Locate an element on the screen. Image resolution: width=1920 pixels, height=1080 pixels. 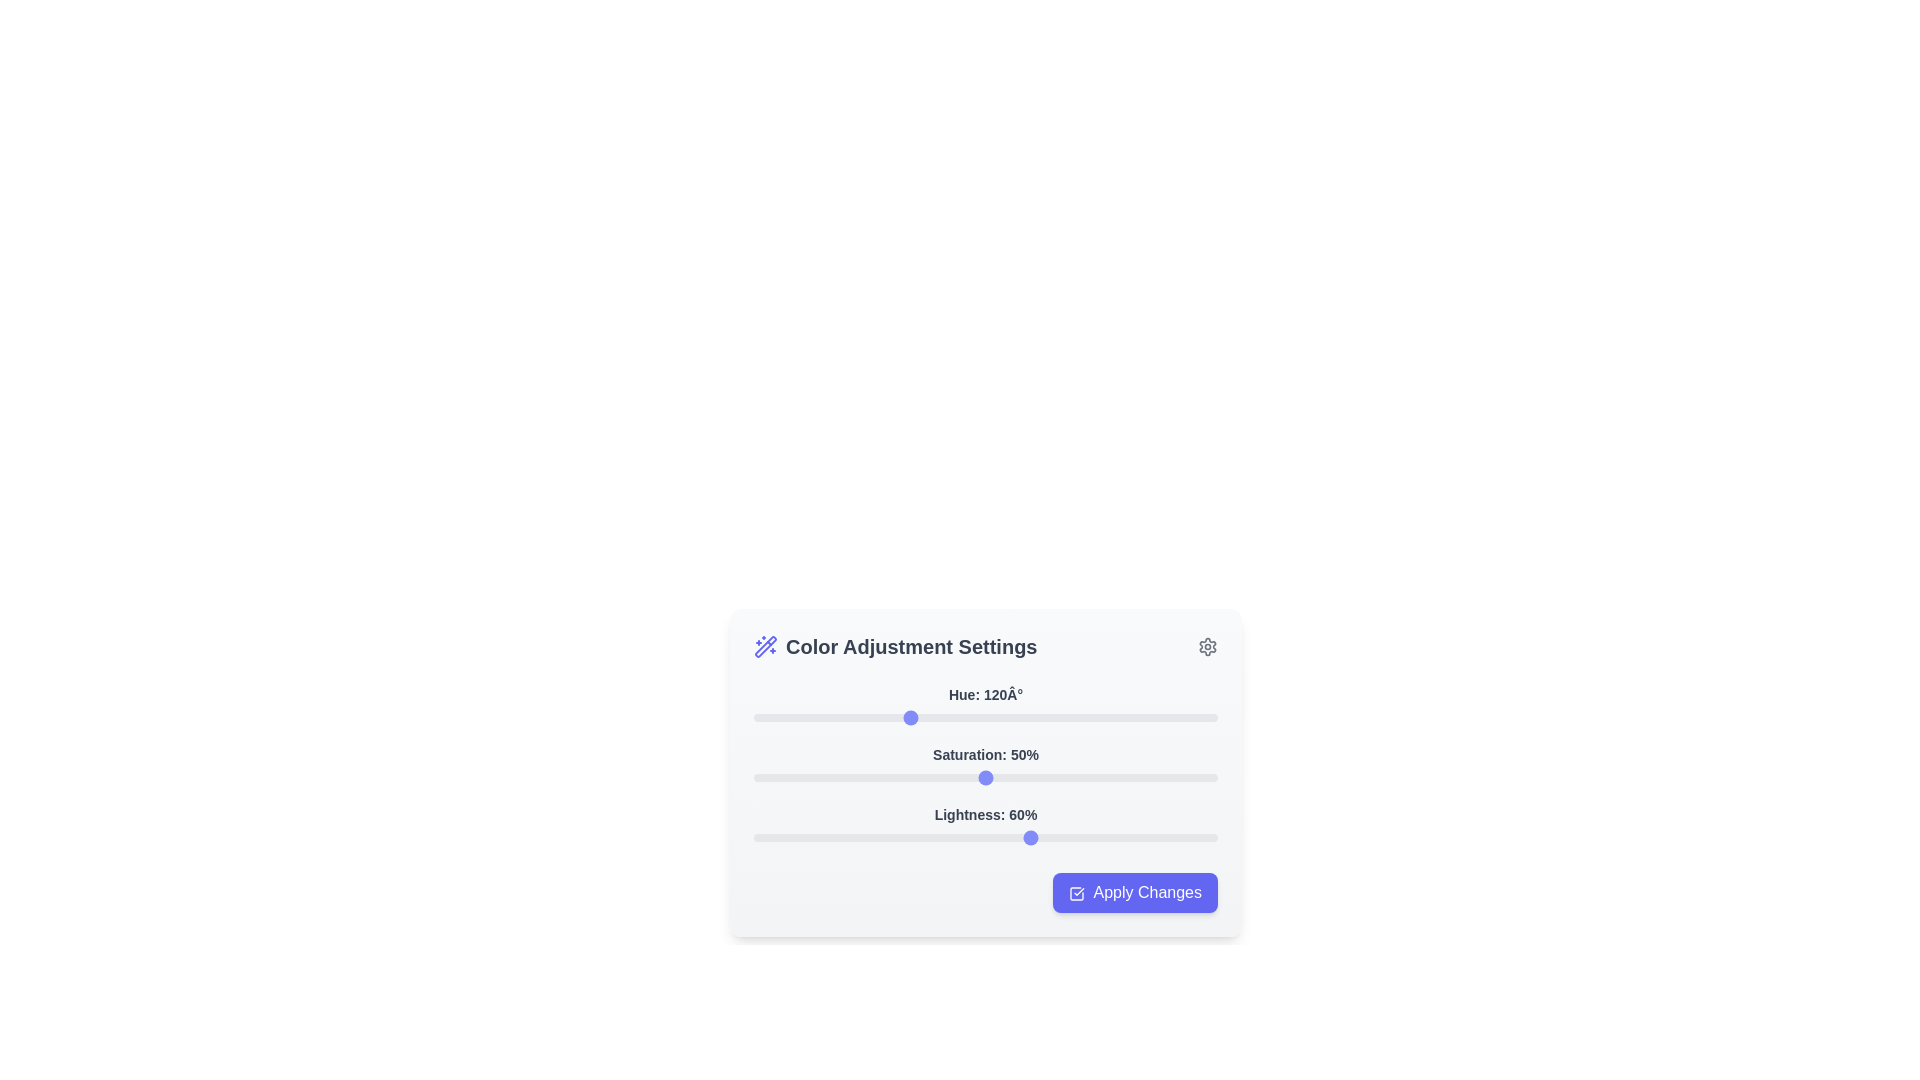
the grouped component of three sliders labeled 'Hue: 120°', 'Saturation: 50%', and 'Lightness: 60%' within the 'Color Adjustment Settings' dialog is located at coordinates (985, 766).